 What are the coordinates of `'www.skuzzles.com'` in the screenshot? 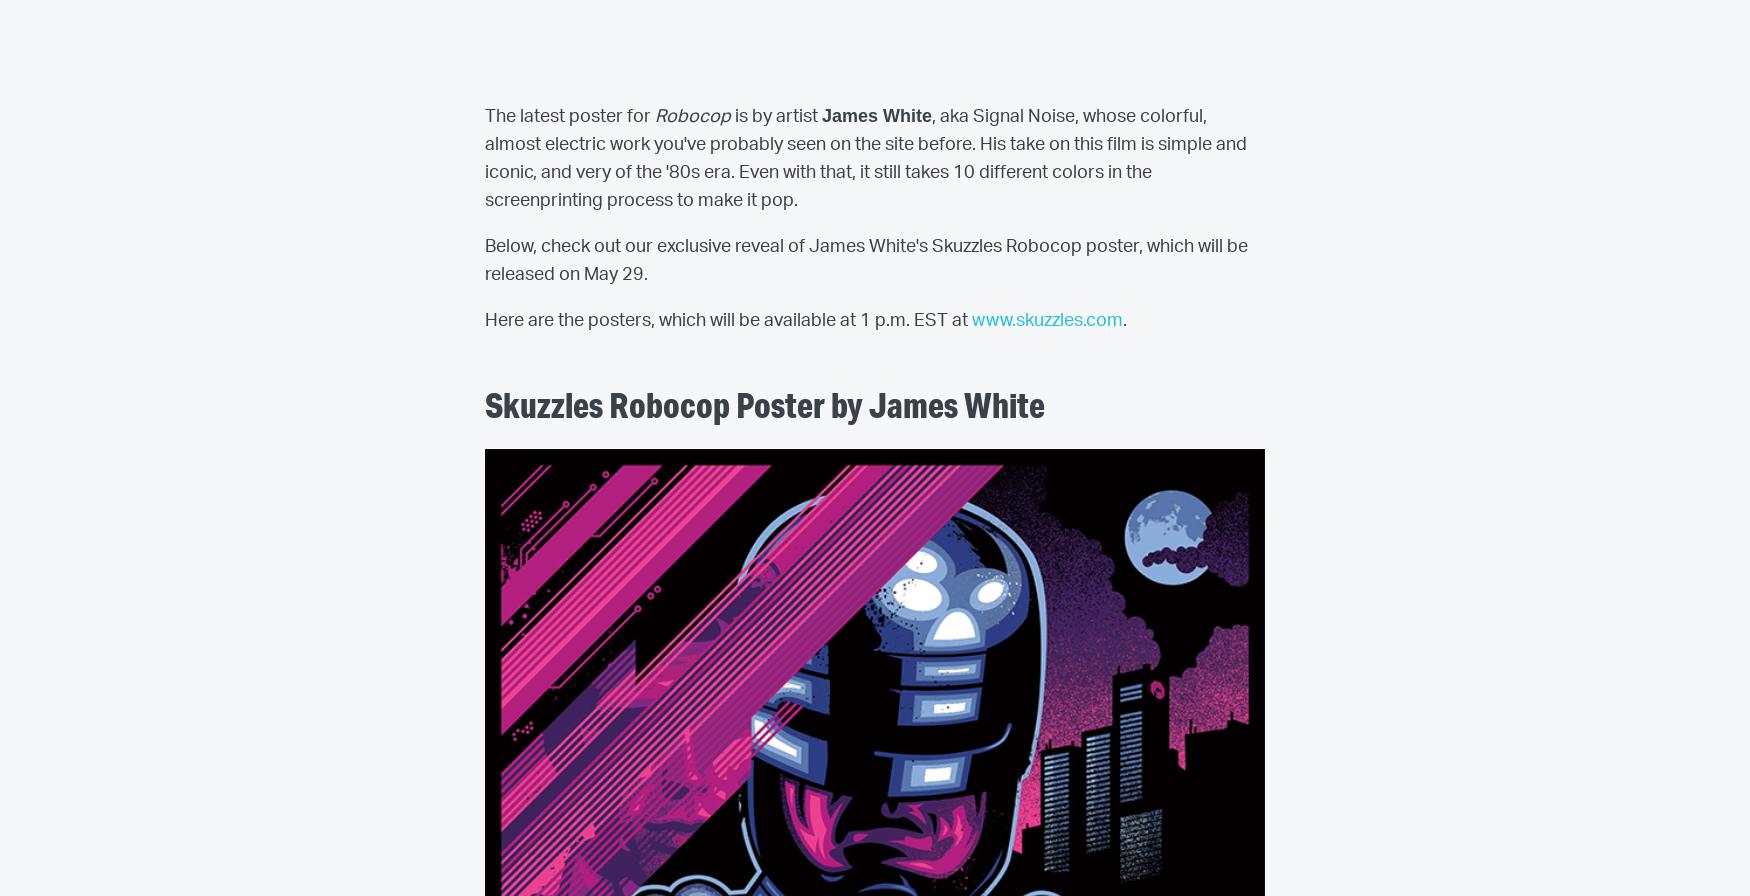 It's located at (1046, 319).